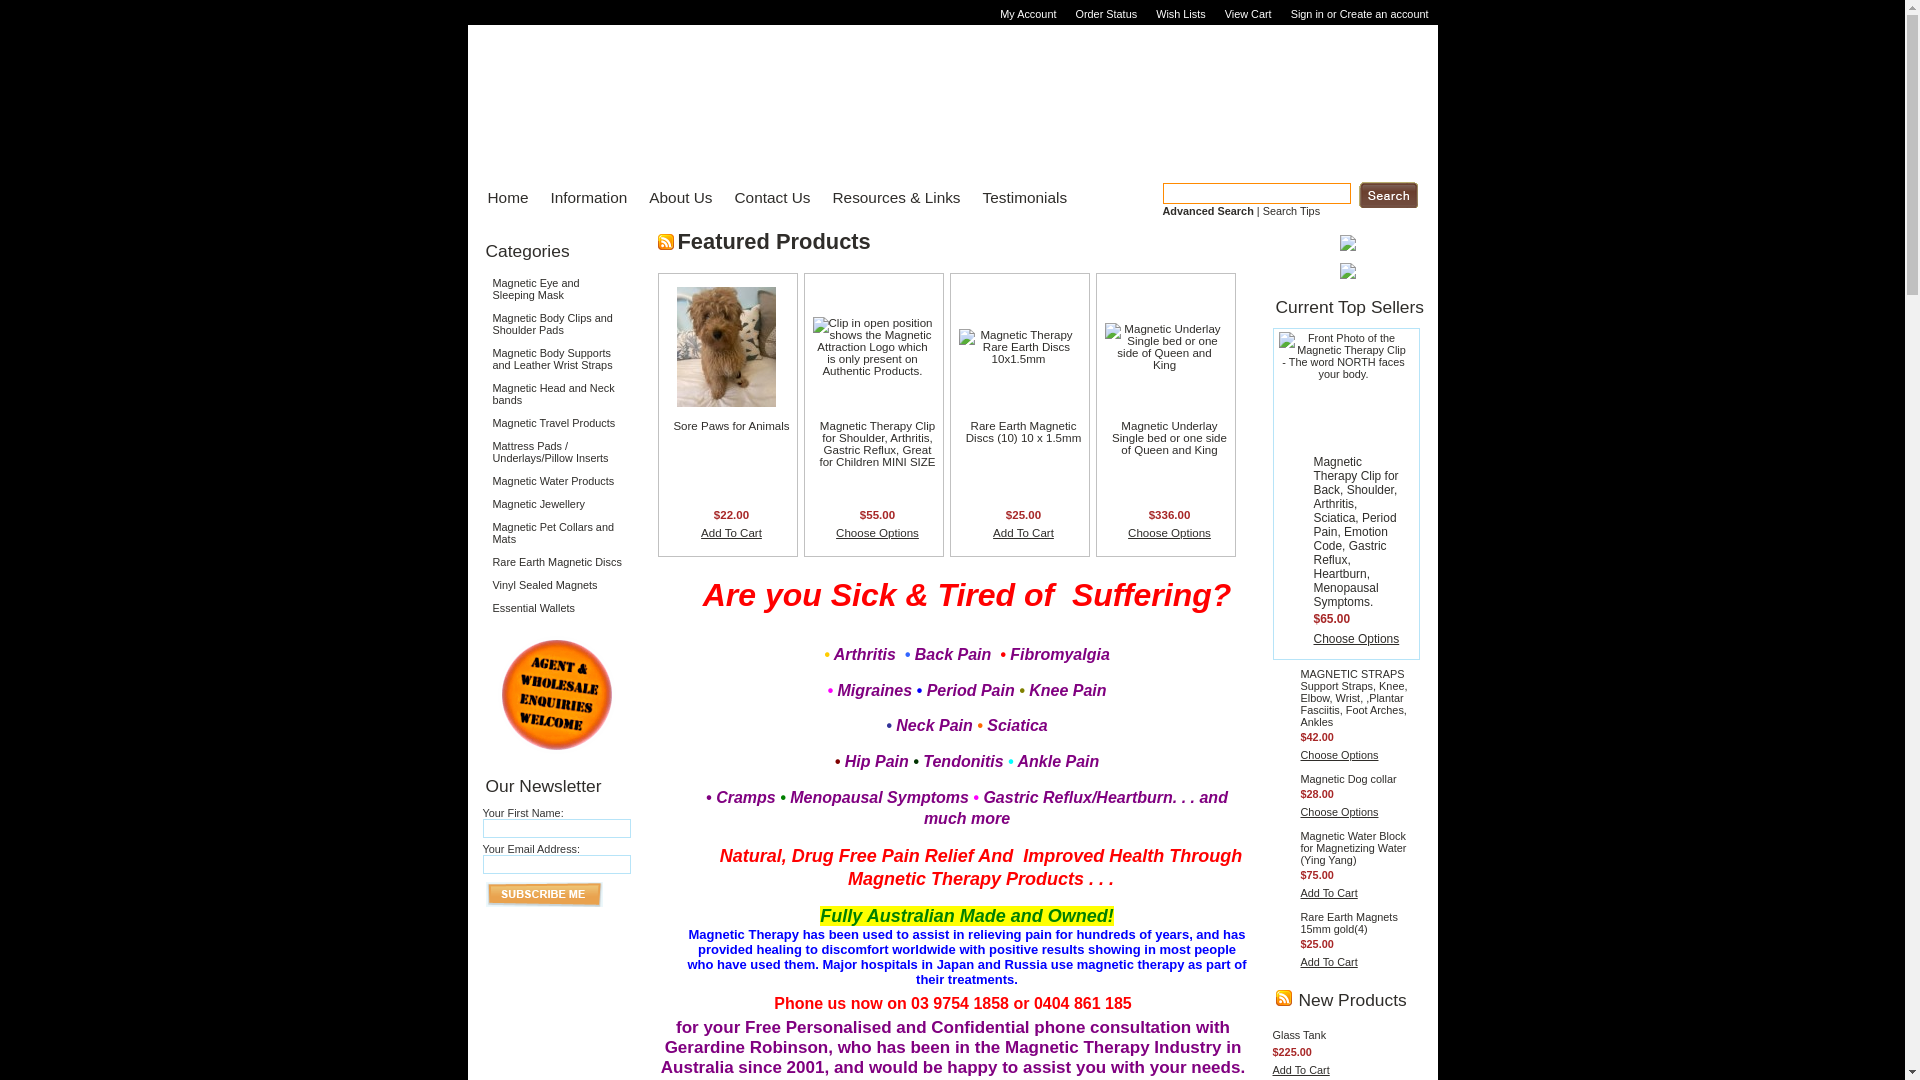 The height and width of the screenshot is (1080, 1920). What do you see at coordinates (674, 197) in the screenshot?
I see `'About Us'` at bounding box center [674, 197].